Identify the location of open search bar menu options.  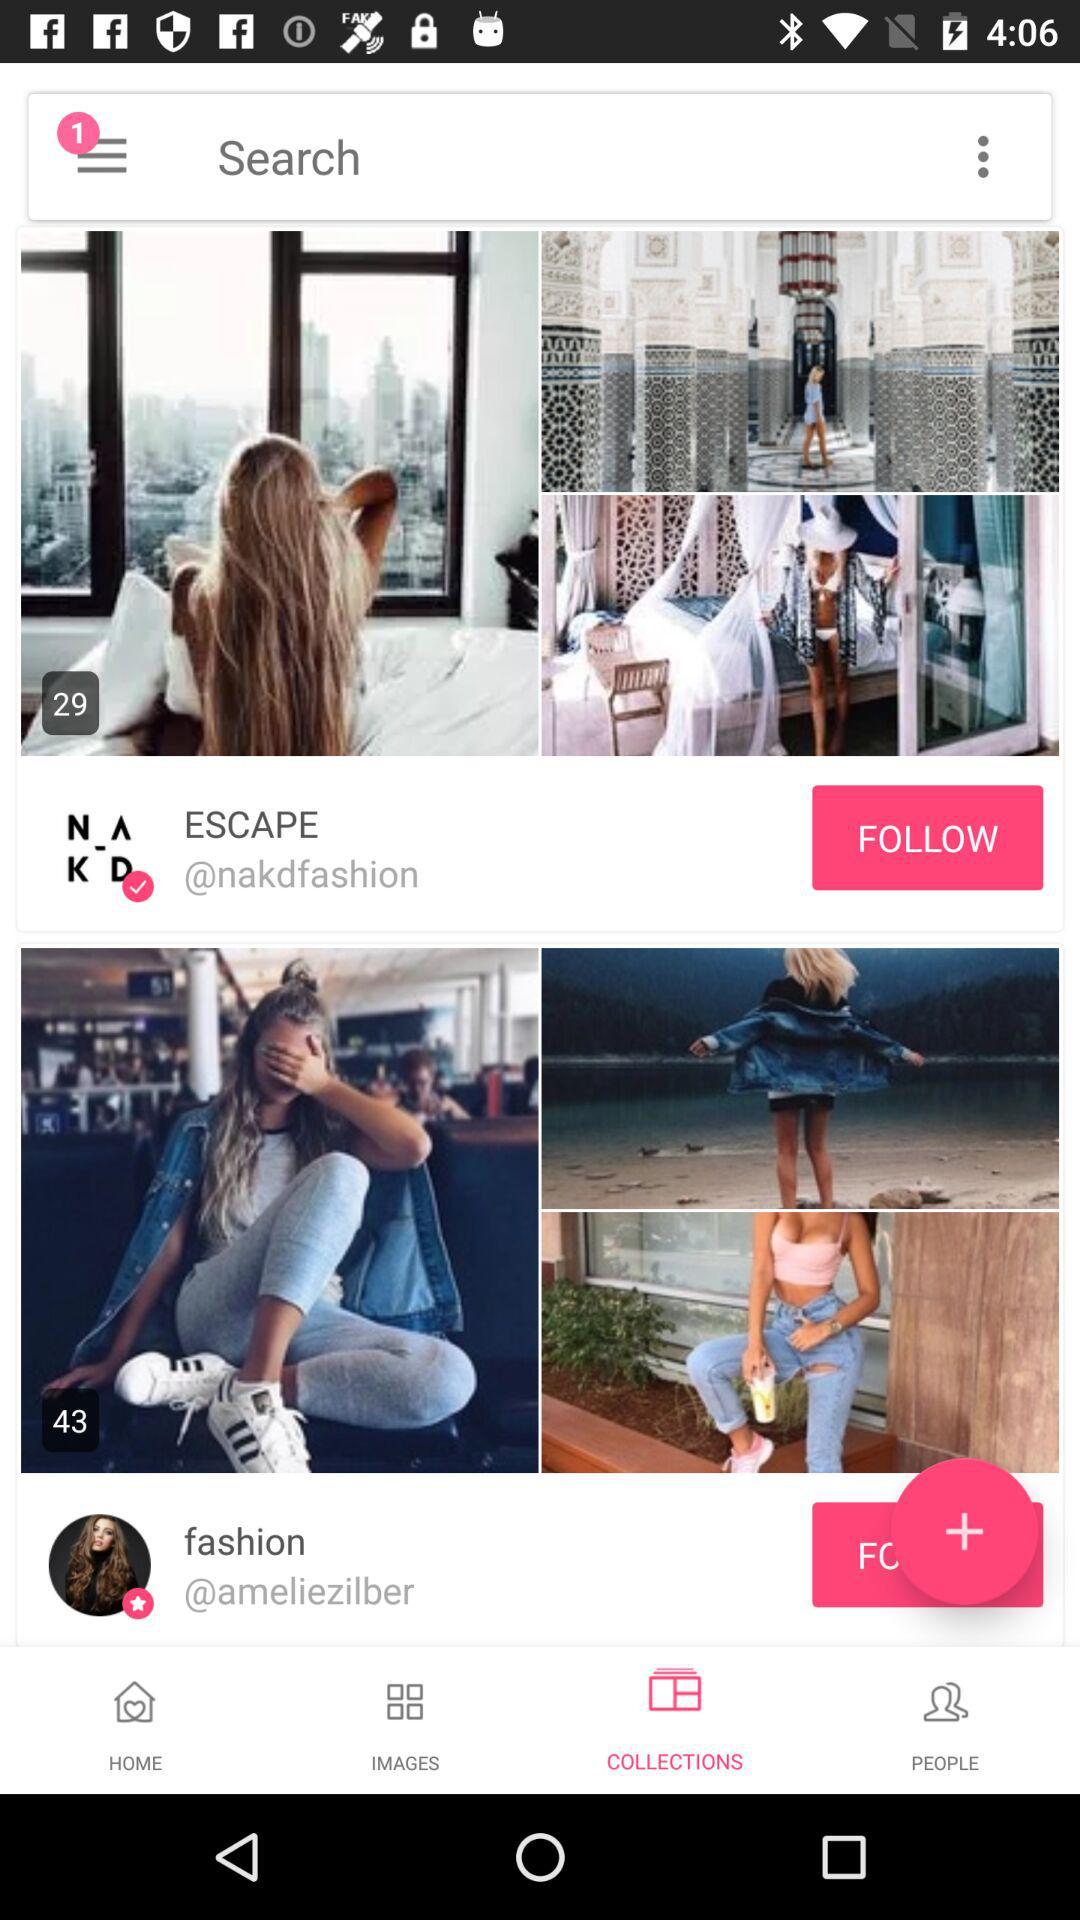
(982, 155).